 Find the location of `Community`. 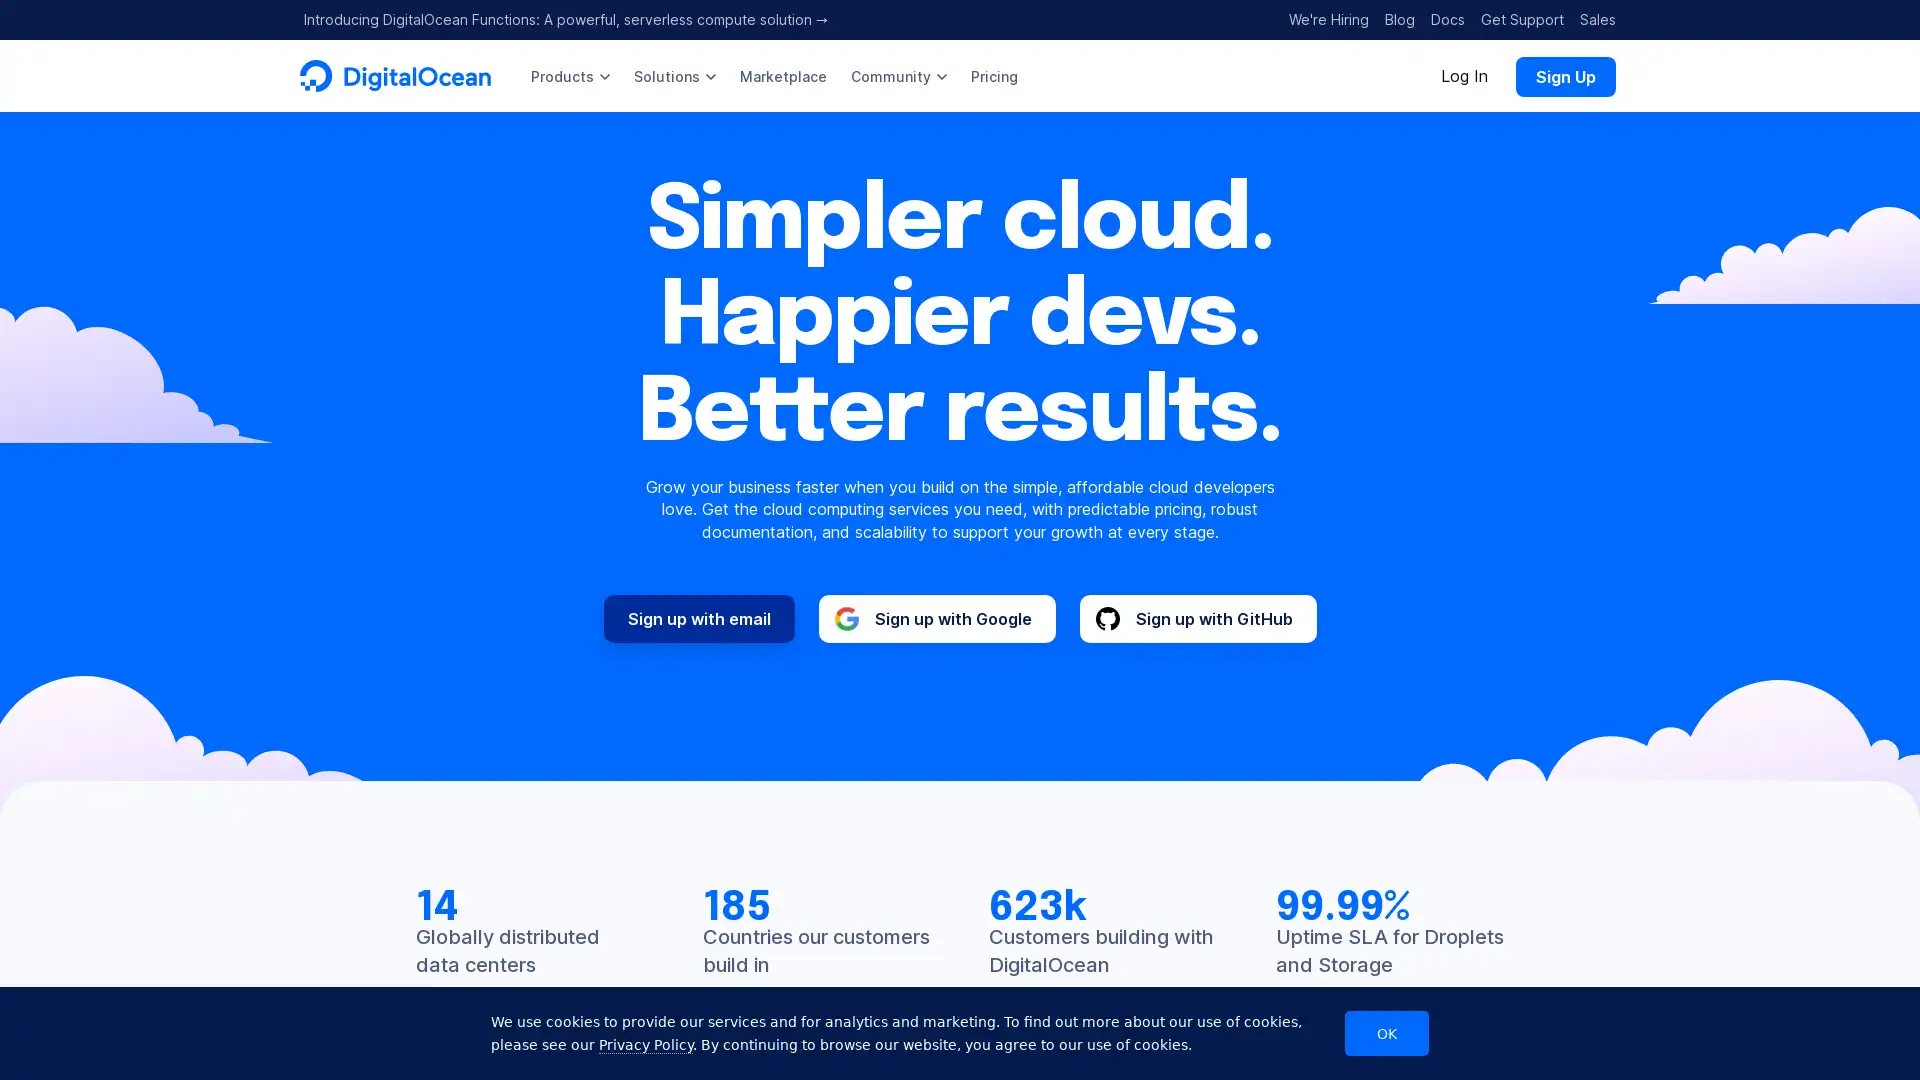

Community is located at coordinates (897, 75).